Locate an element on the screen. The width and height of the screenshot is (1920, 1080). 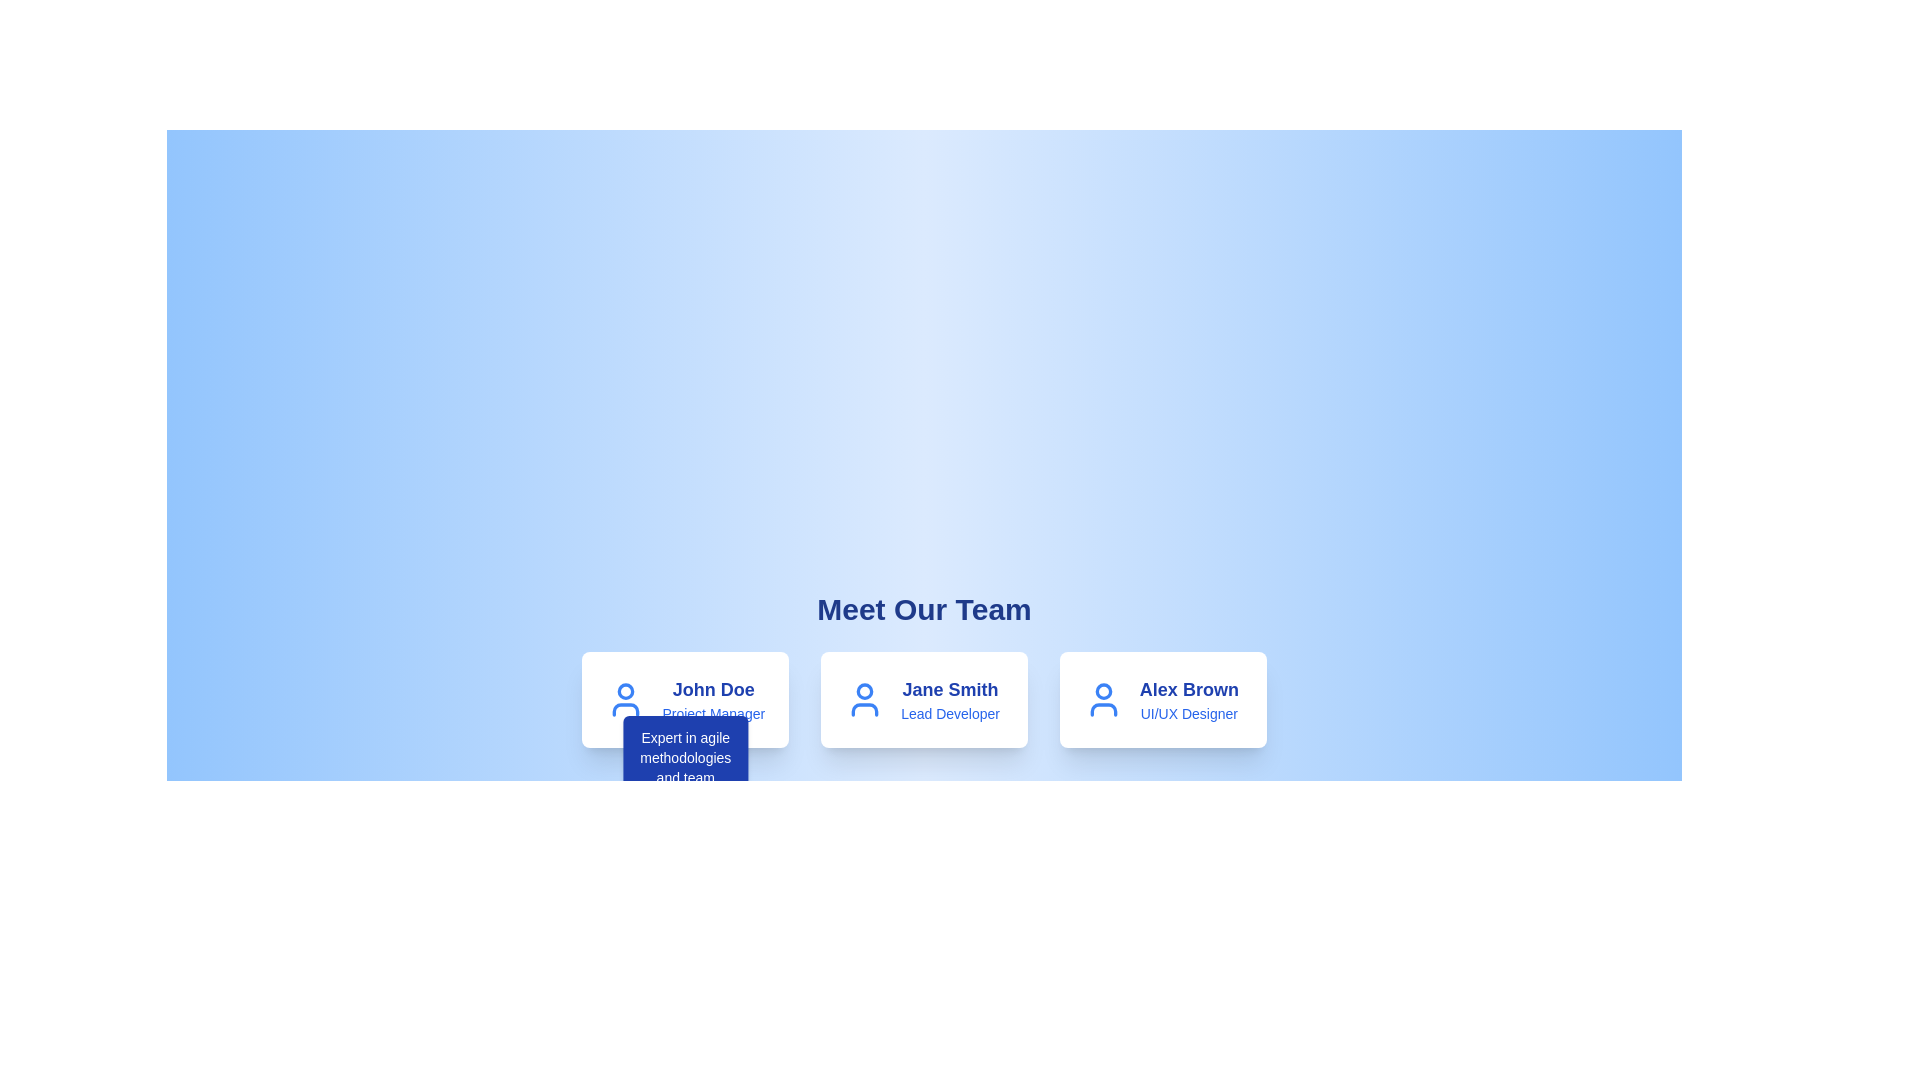
the user icon representing 'John Doe' located at the left side of the card's header area is located at coordinates (625, 698).